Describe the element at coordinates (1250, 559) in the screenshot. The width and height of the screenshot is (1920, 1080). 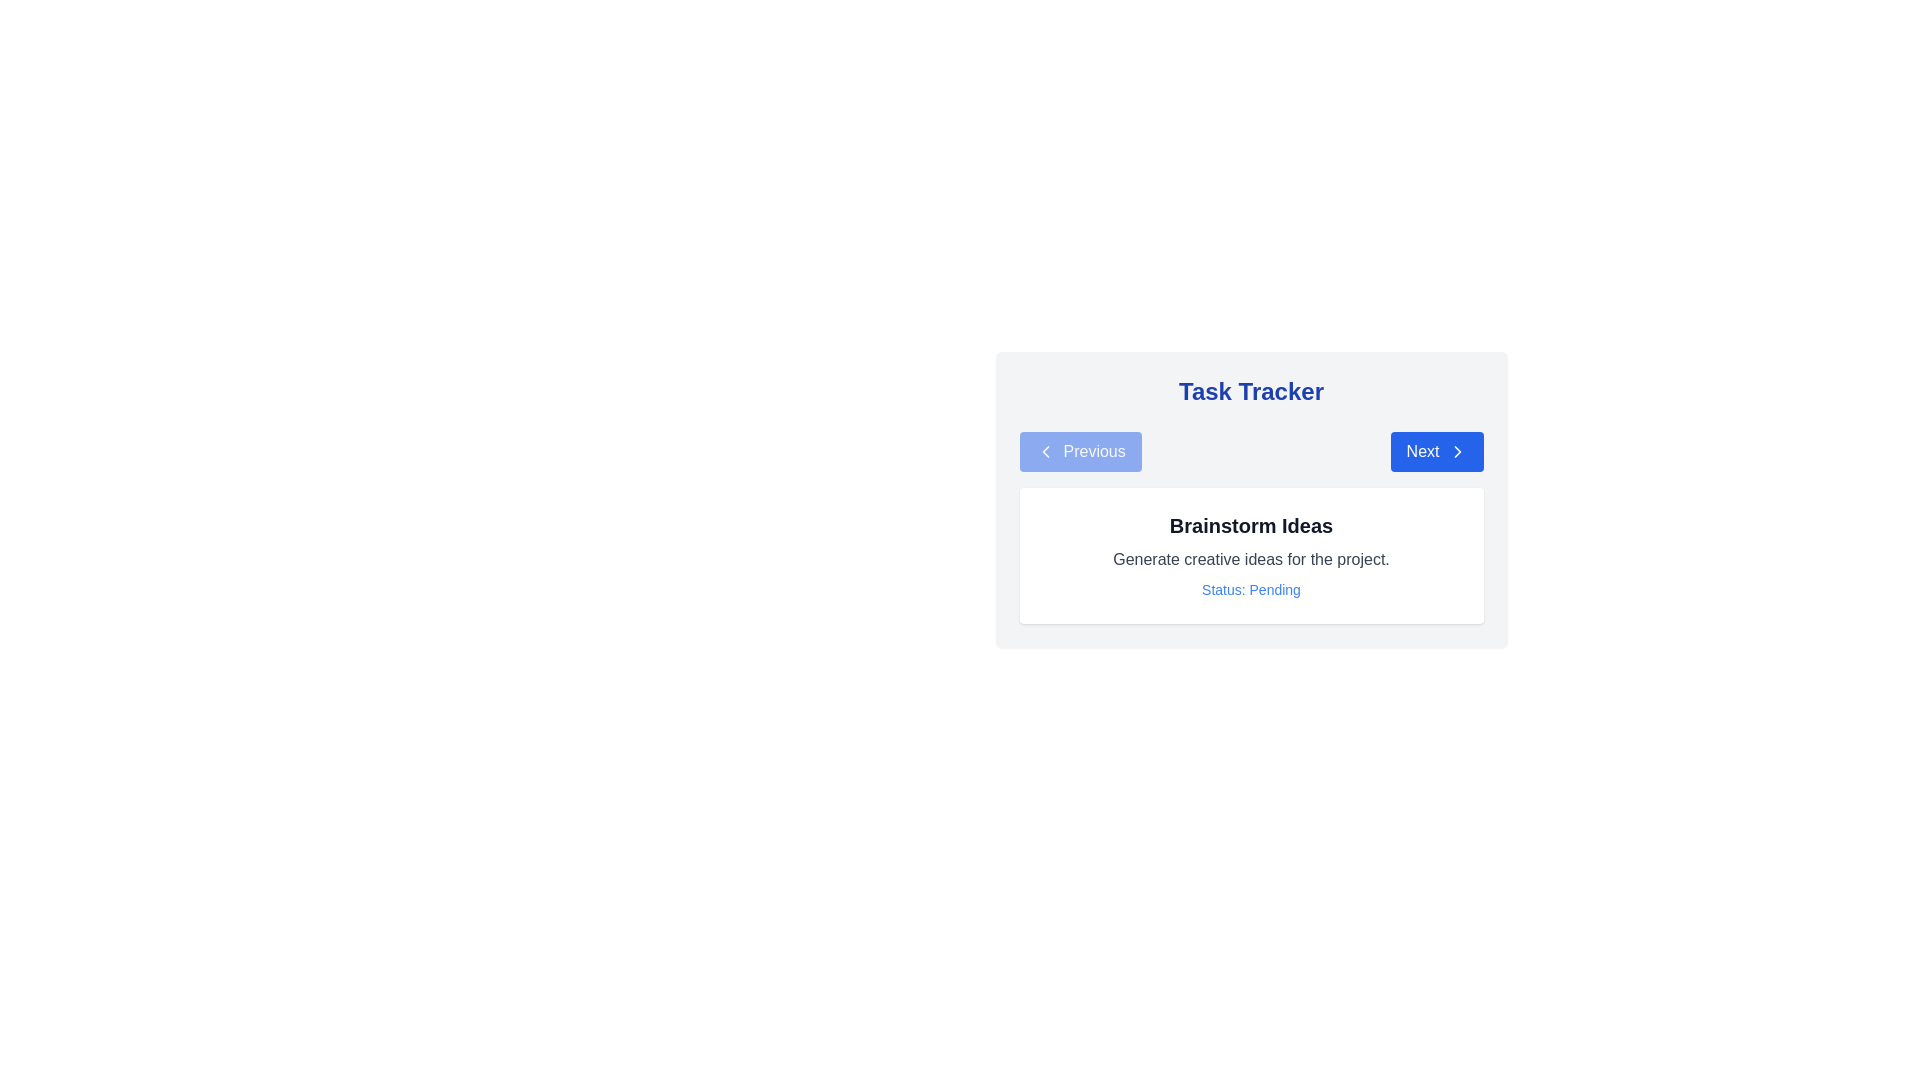
I see `the static text label that reads 'Generate creative ideas for the project.' which is centrally located in the 'Task Tracker' interface, positioned below 'Brainstorm Ideas.'` at that location.